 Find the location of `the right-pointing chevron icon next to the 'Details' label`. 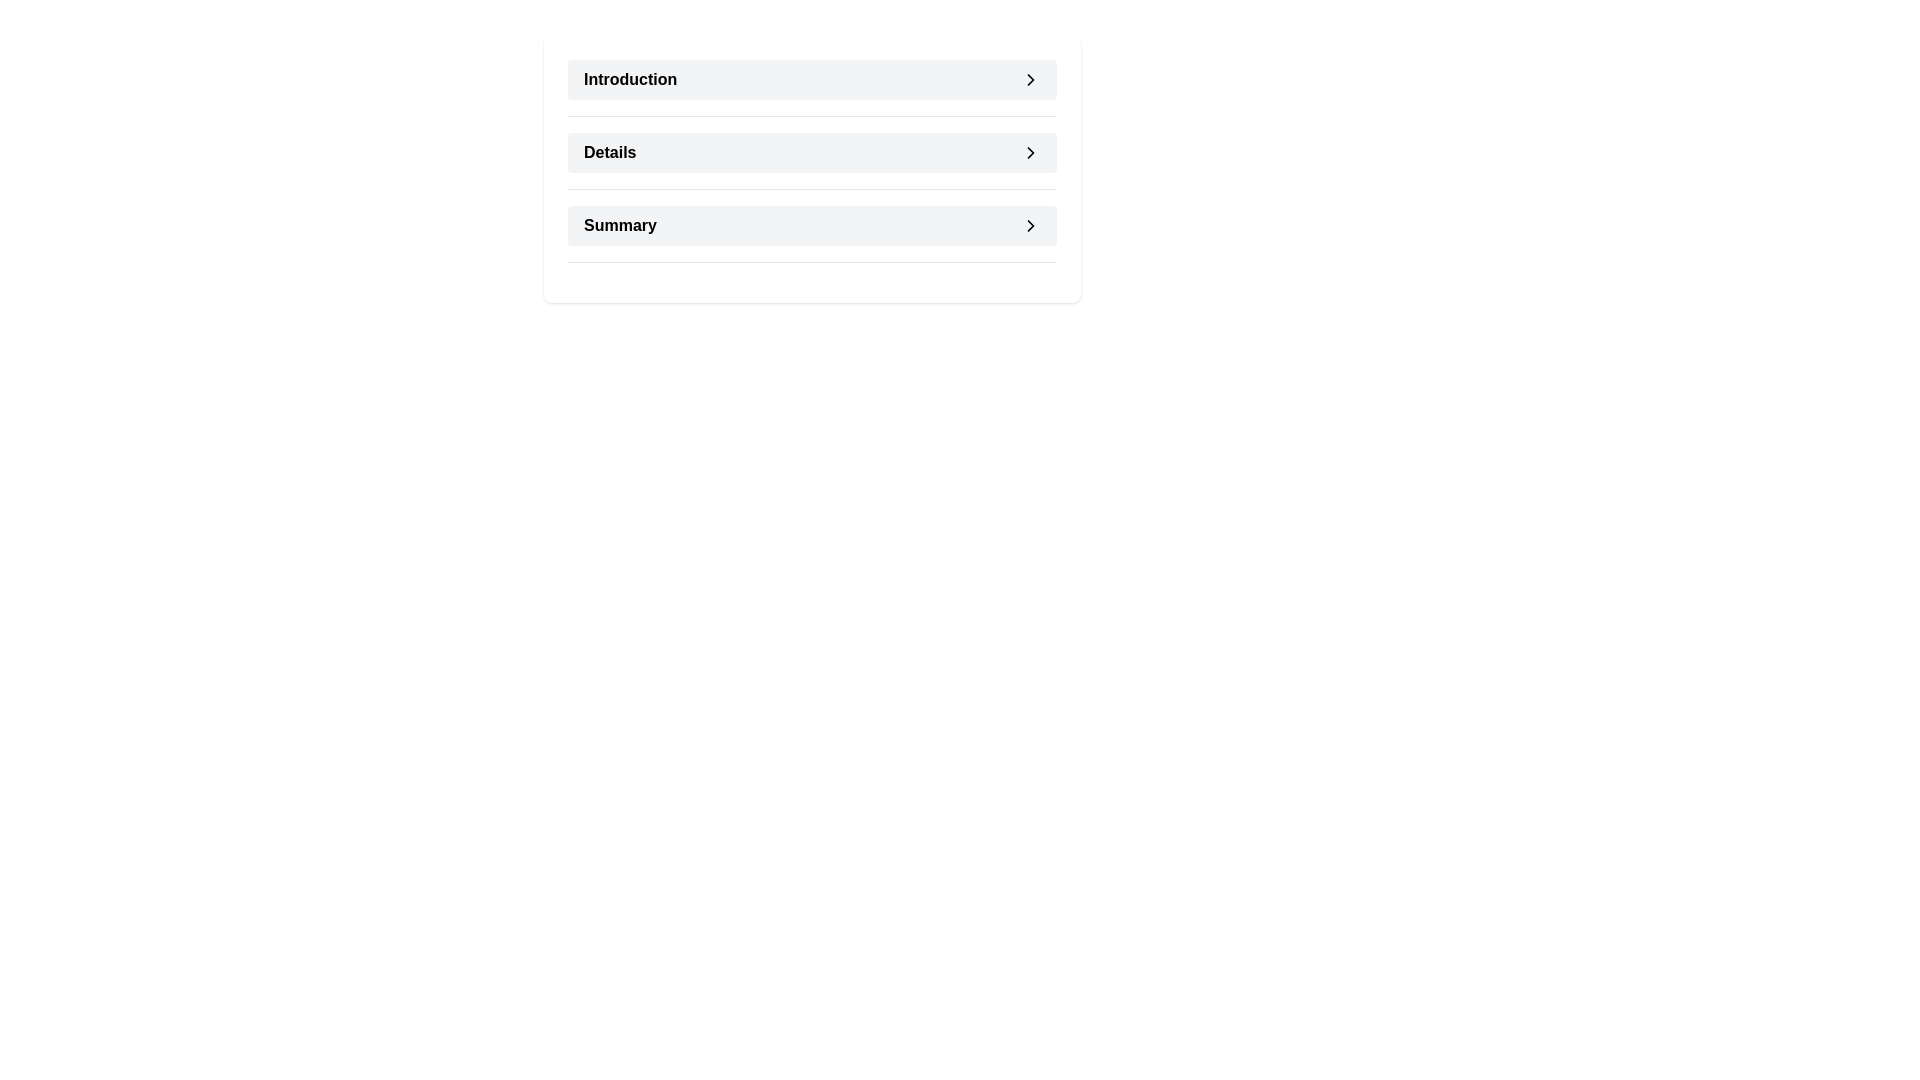

the right-pointing chevron icon next to the 'Details' label is located at coordinates (1031, 152).